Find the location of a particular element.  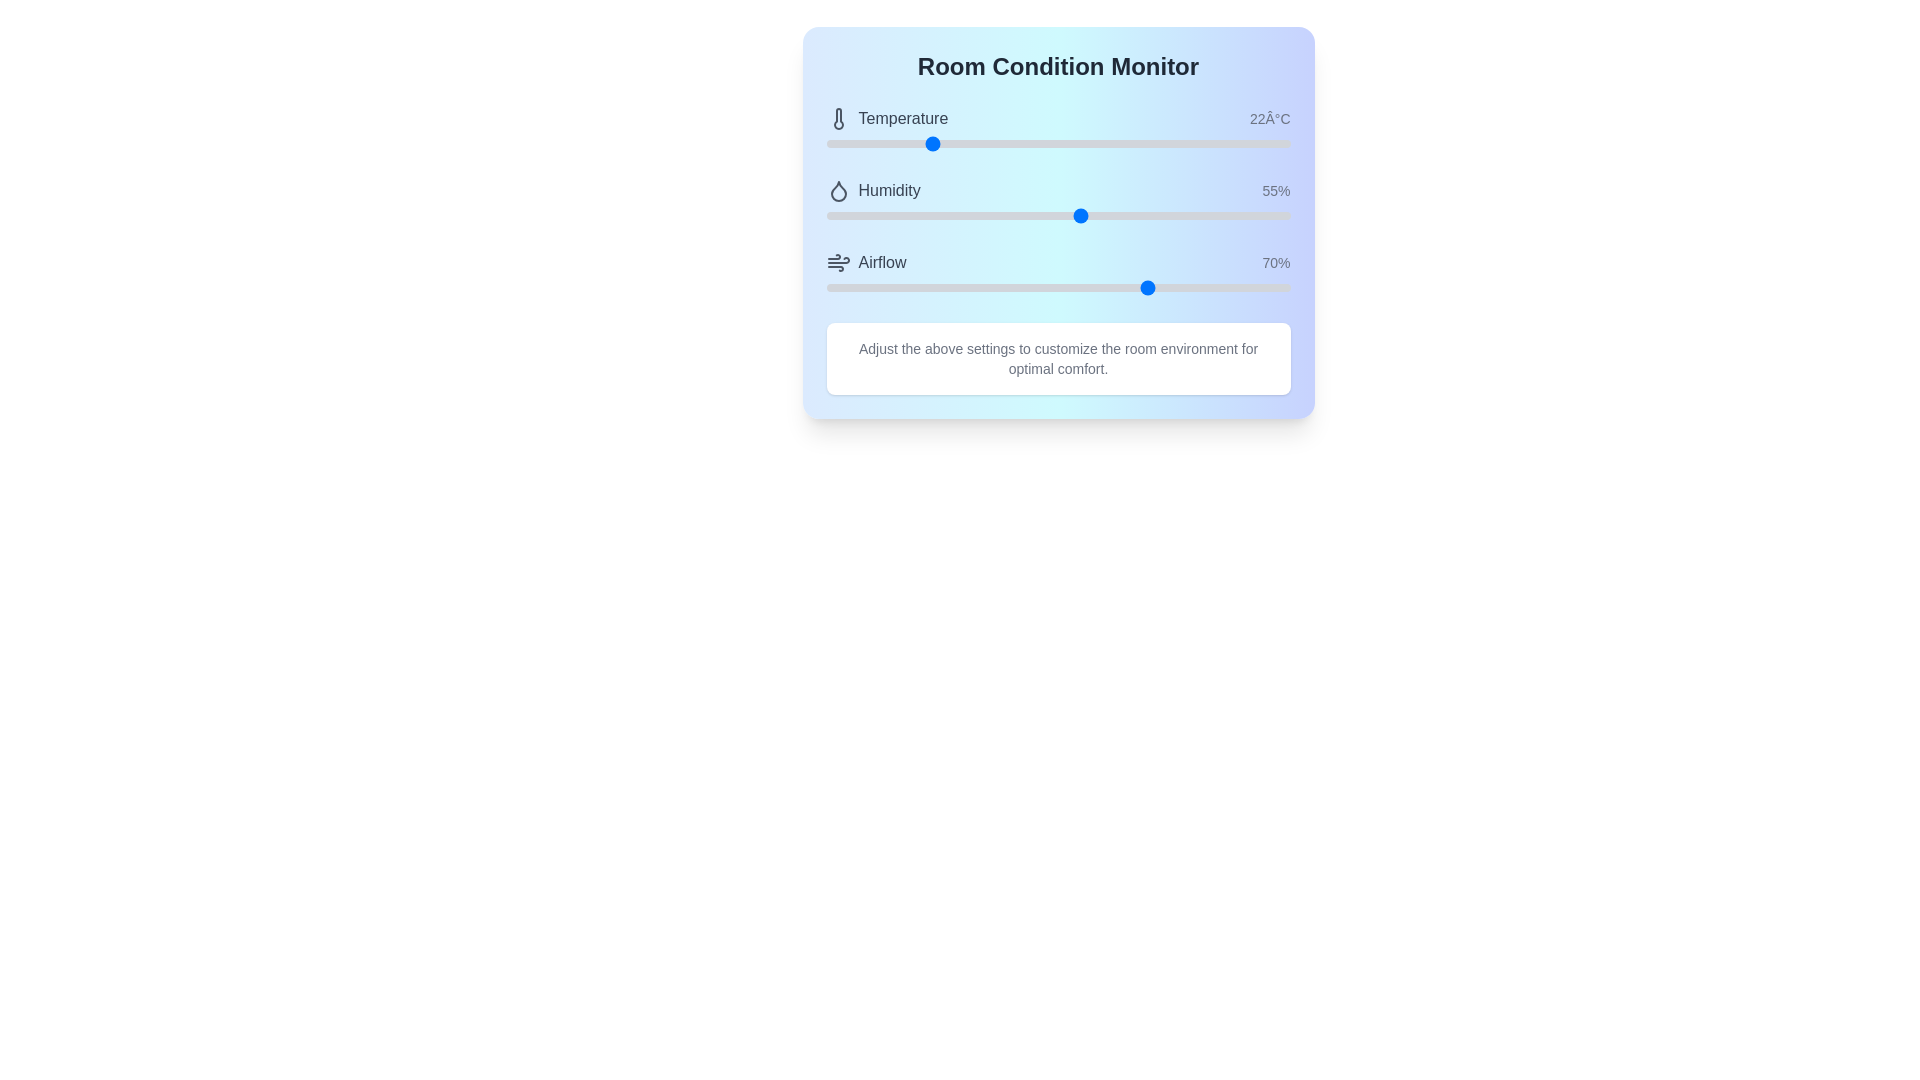

the humidity level is located at coordinates (1210, 216).